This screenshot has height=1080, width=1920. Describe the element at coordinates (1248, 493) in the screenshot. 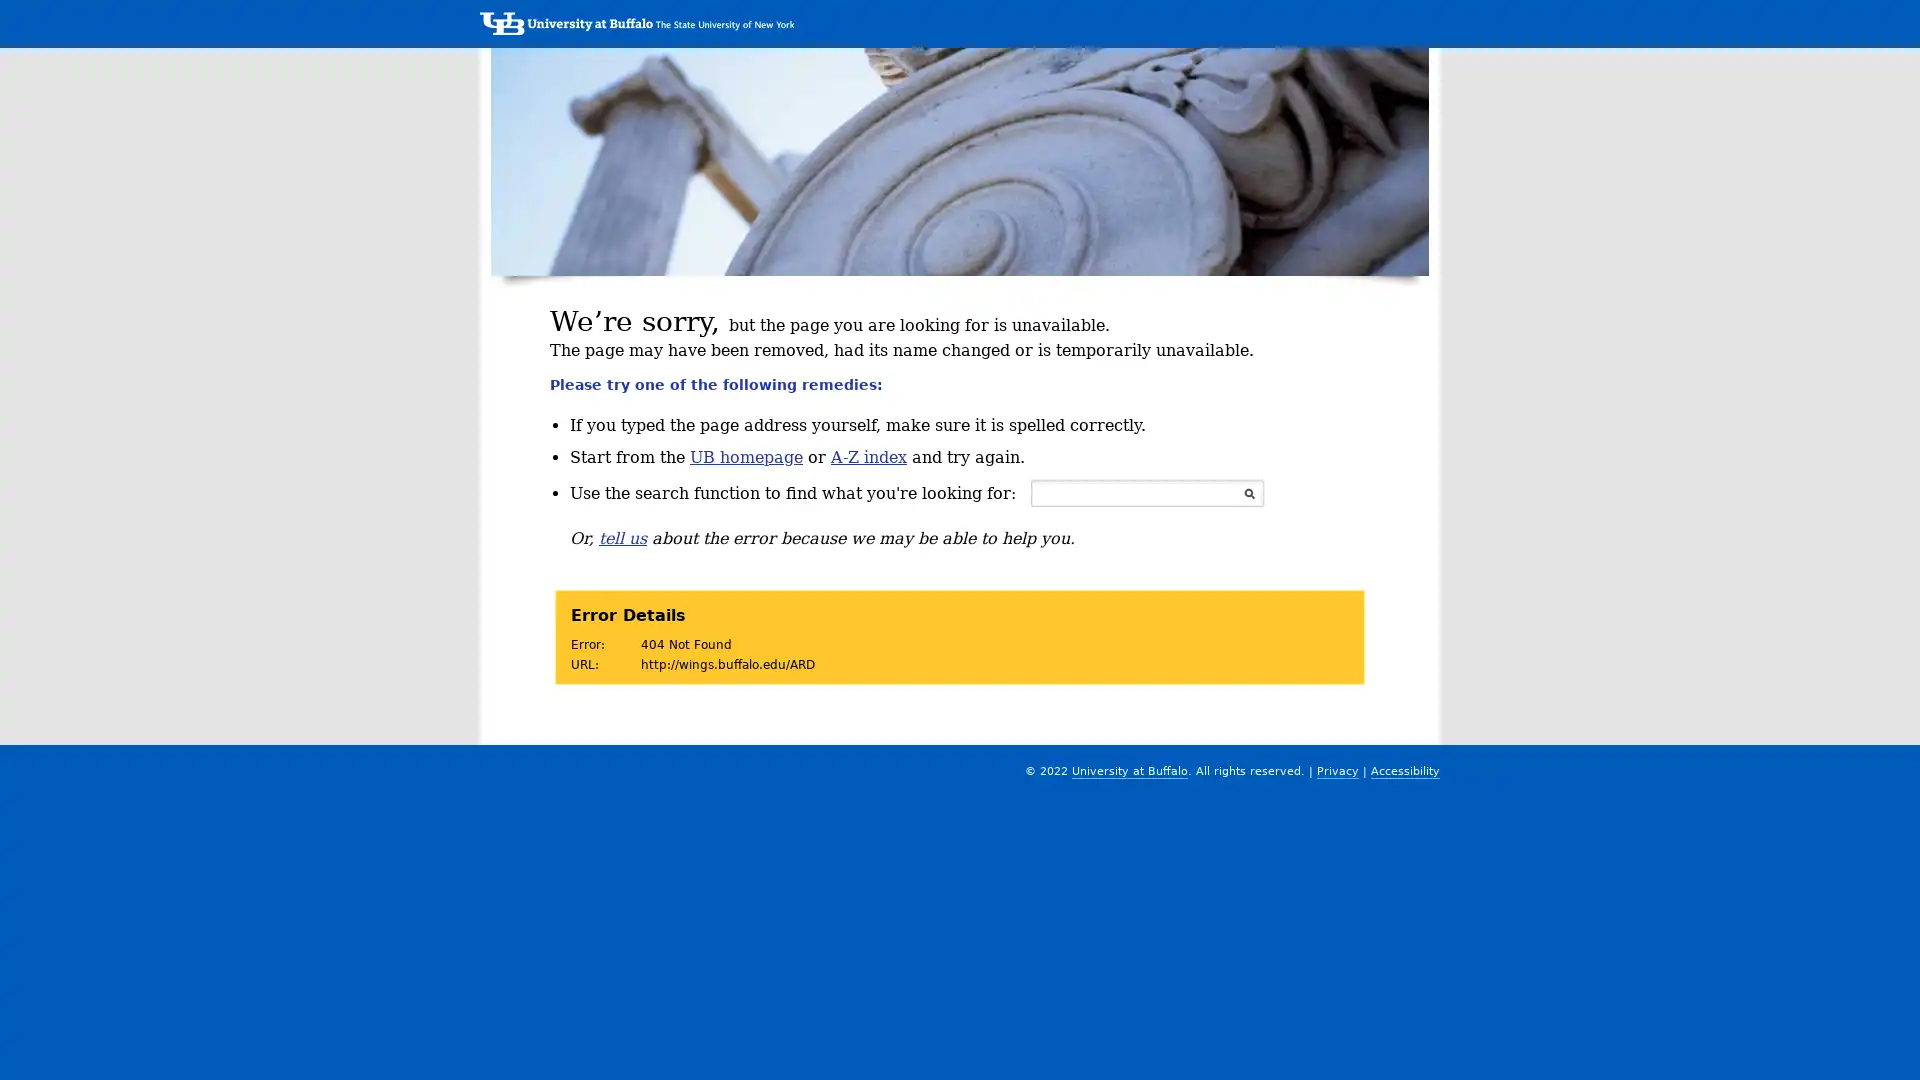

I see `Search` at that location.